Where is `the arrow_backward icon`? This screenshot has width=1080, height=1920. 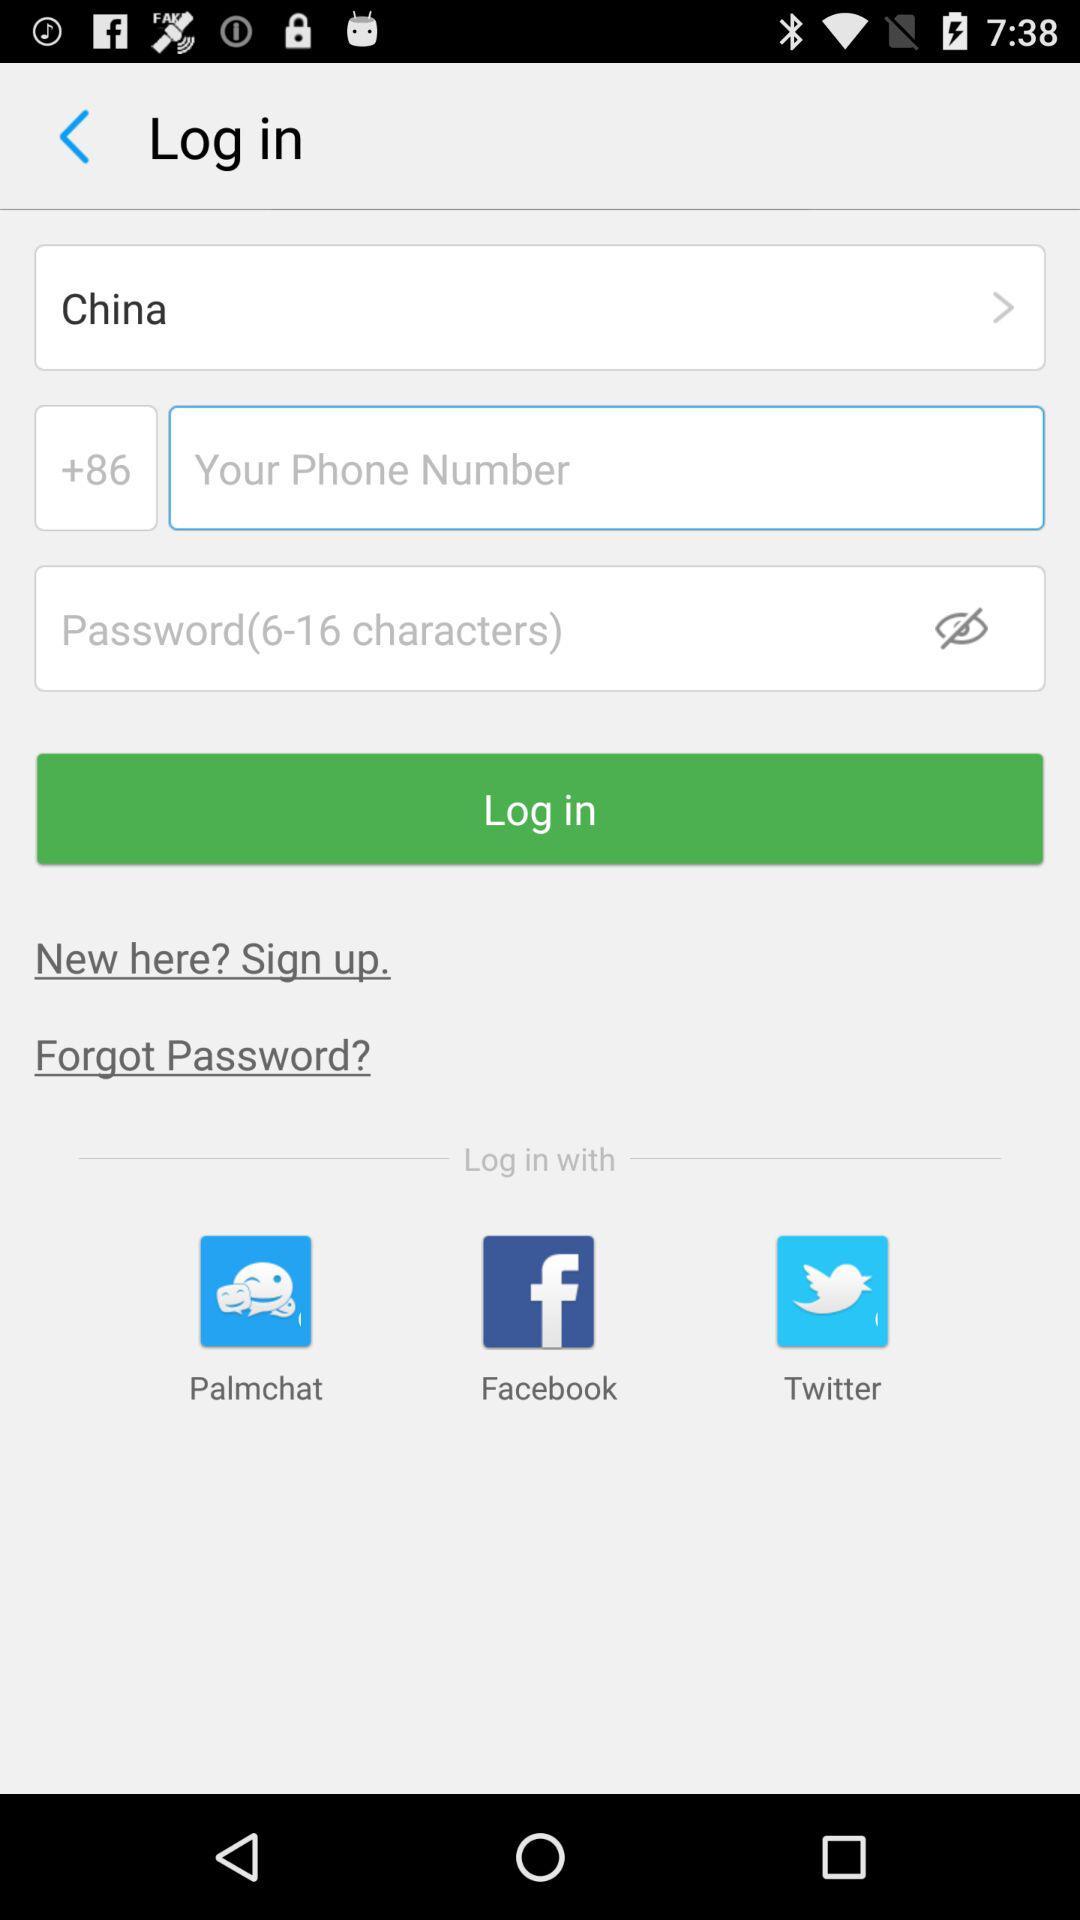 the arrow_backward icon is located at coordinates (73, 145).